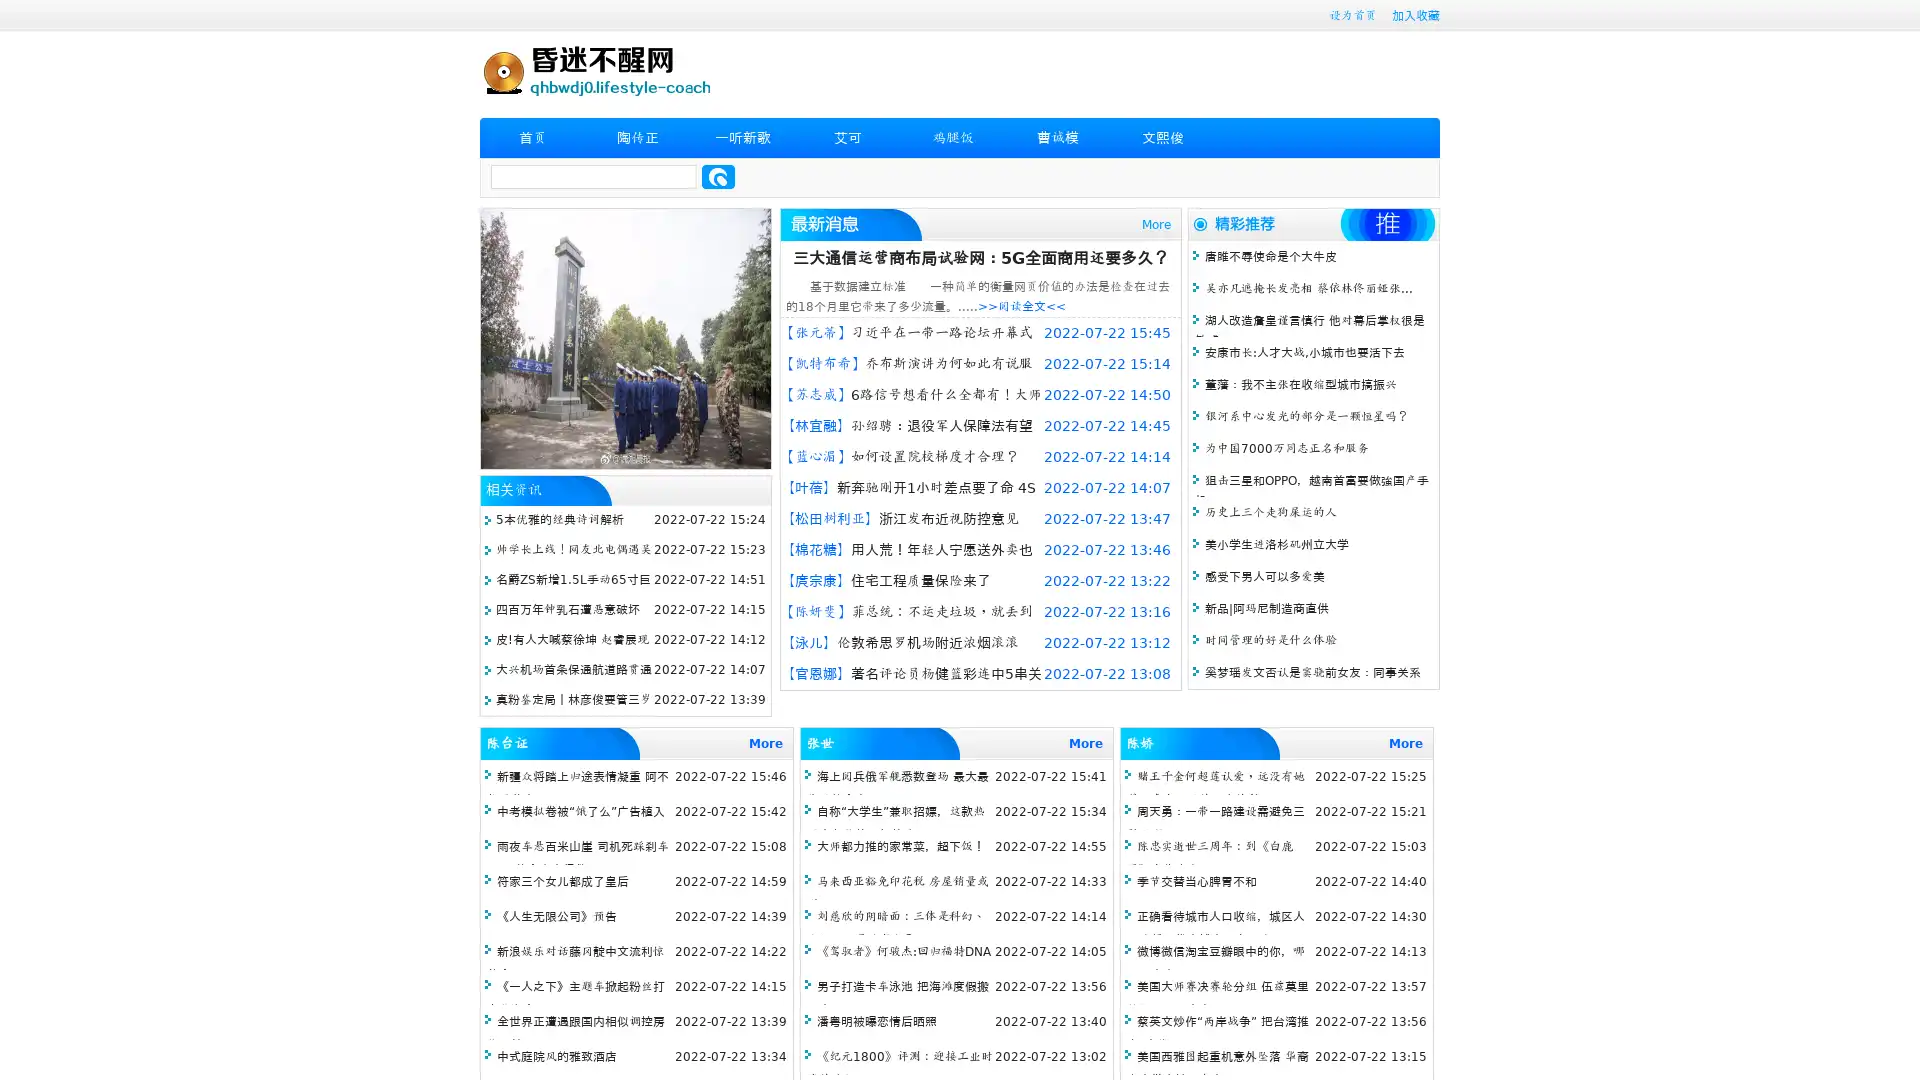  Describe the element at coordinates (718, 176) in the screenshot. I see `Search` at that location.